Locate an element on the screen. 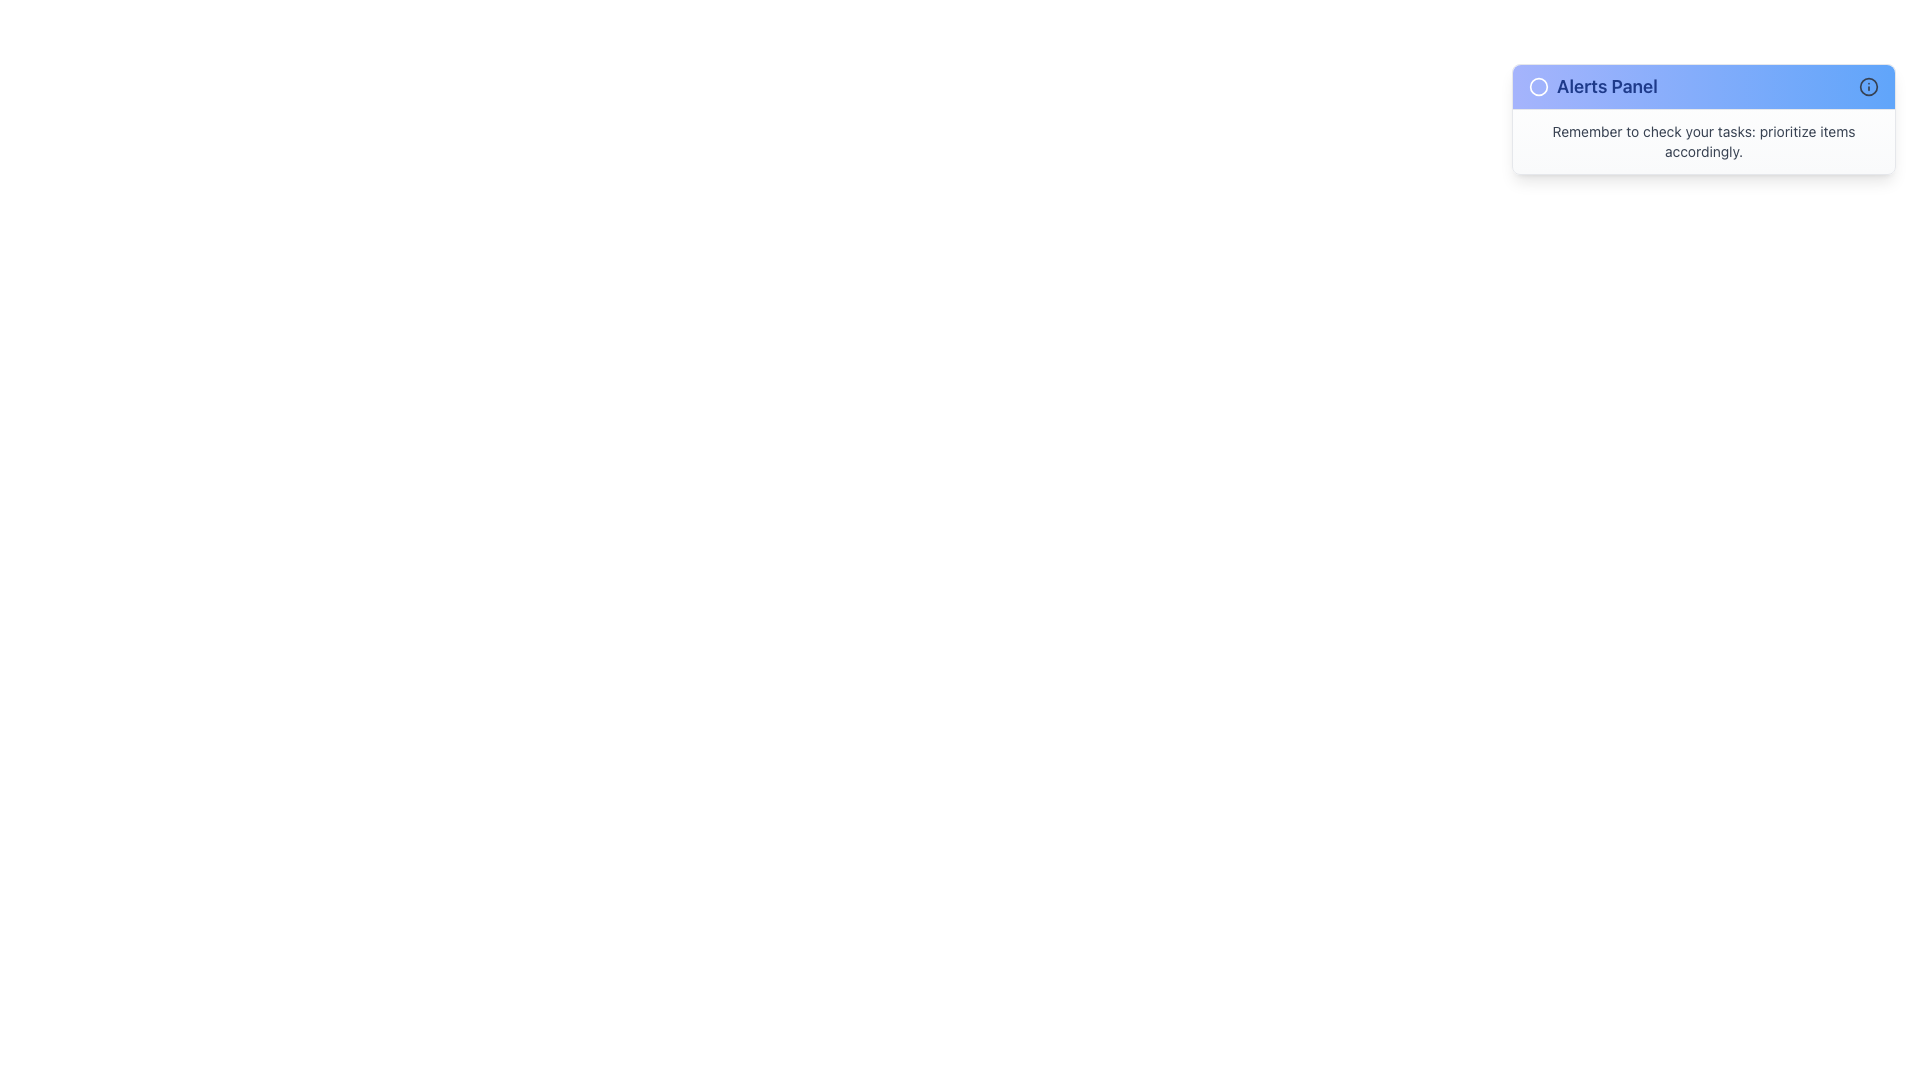 Image resolution: width=1920 pixels, height=1080 pixels. the circular SVG graphic icon located in the top-left corner of the 'Alerts Panel' heading section is located at coordinates (1538, 86).